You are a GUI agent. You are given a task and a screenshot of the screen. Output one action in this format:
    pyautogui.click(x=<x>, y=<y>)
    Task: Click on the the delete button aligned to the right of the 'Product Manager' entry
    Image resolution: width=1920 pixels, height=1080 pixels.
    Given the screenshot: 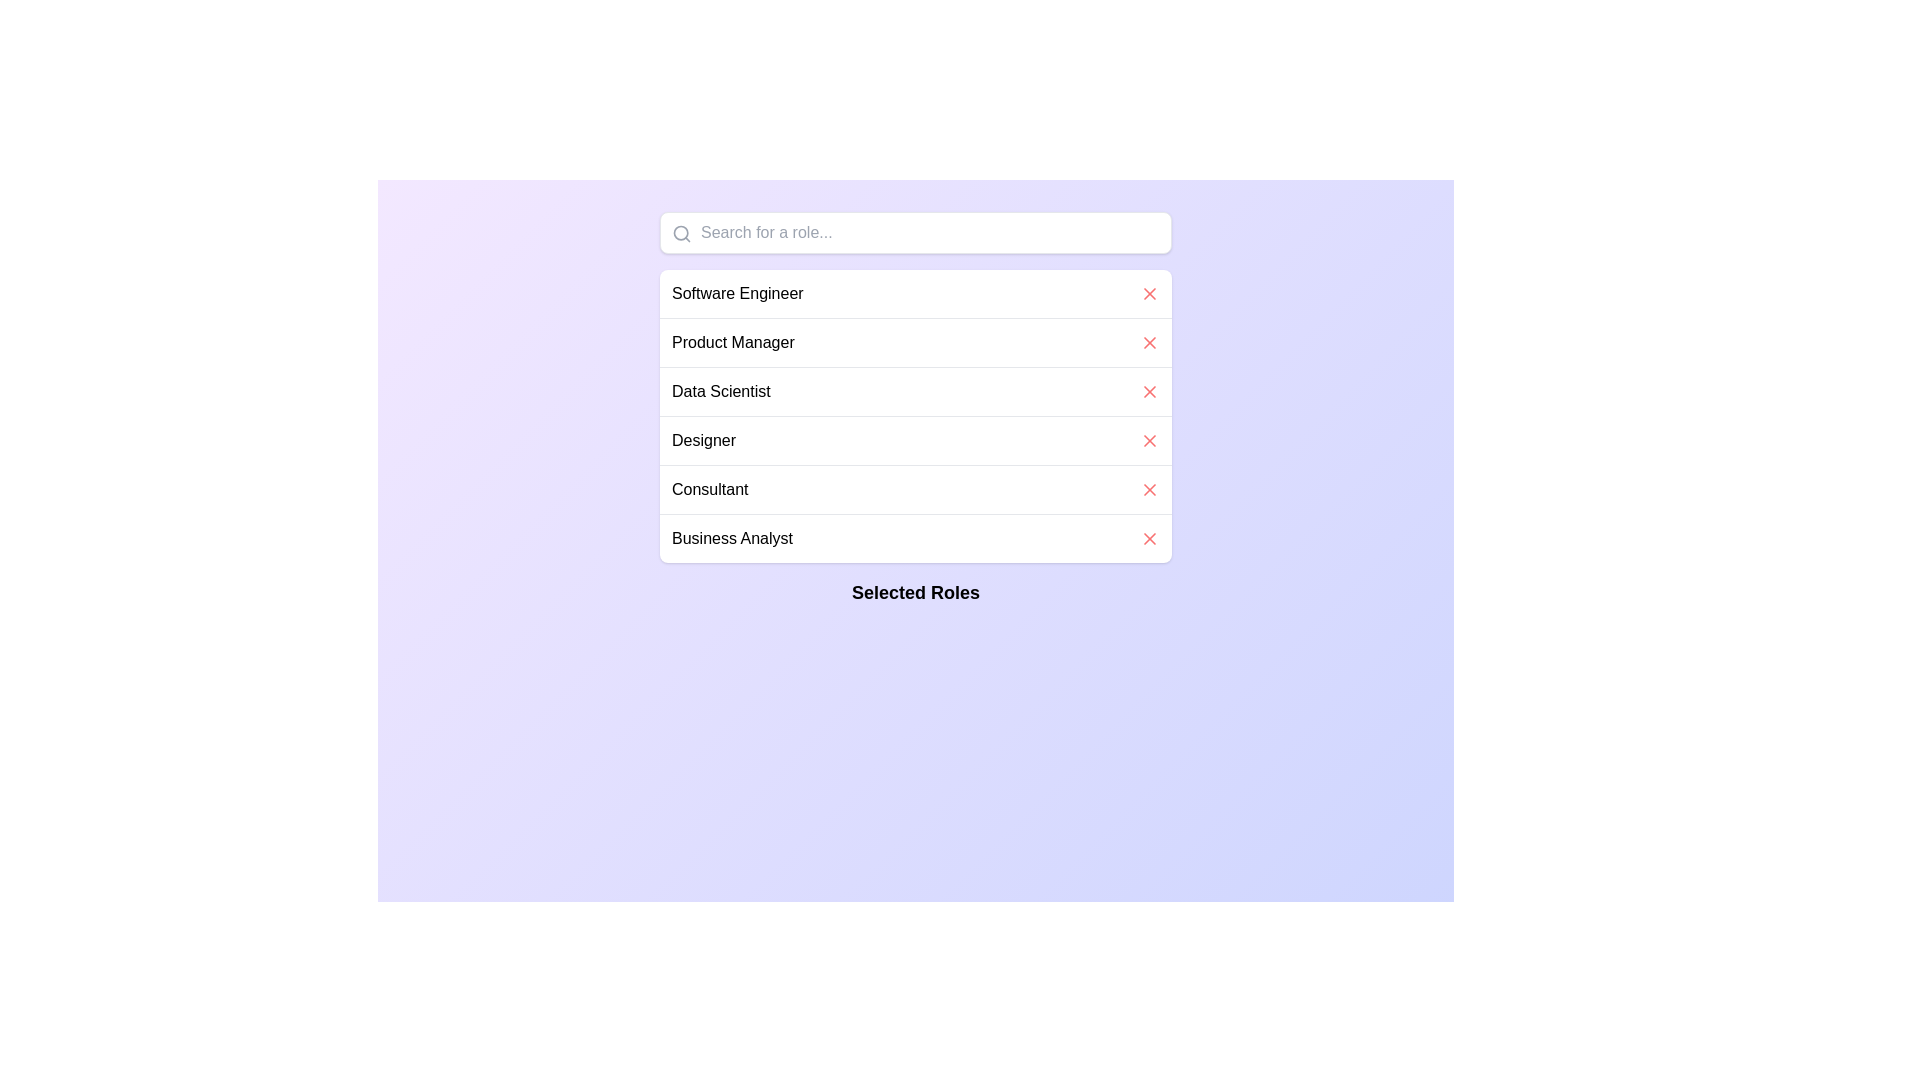 What is the action you would take?
    pyautogui.click(x=1150, y=342)
    